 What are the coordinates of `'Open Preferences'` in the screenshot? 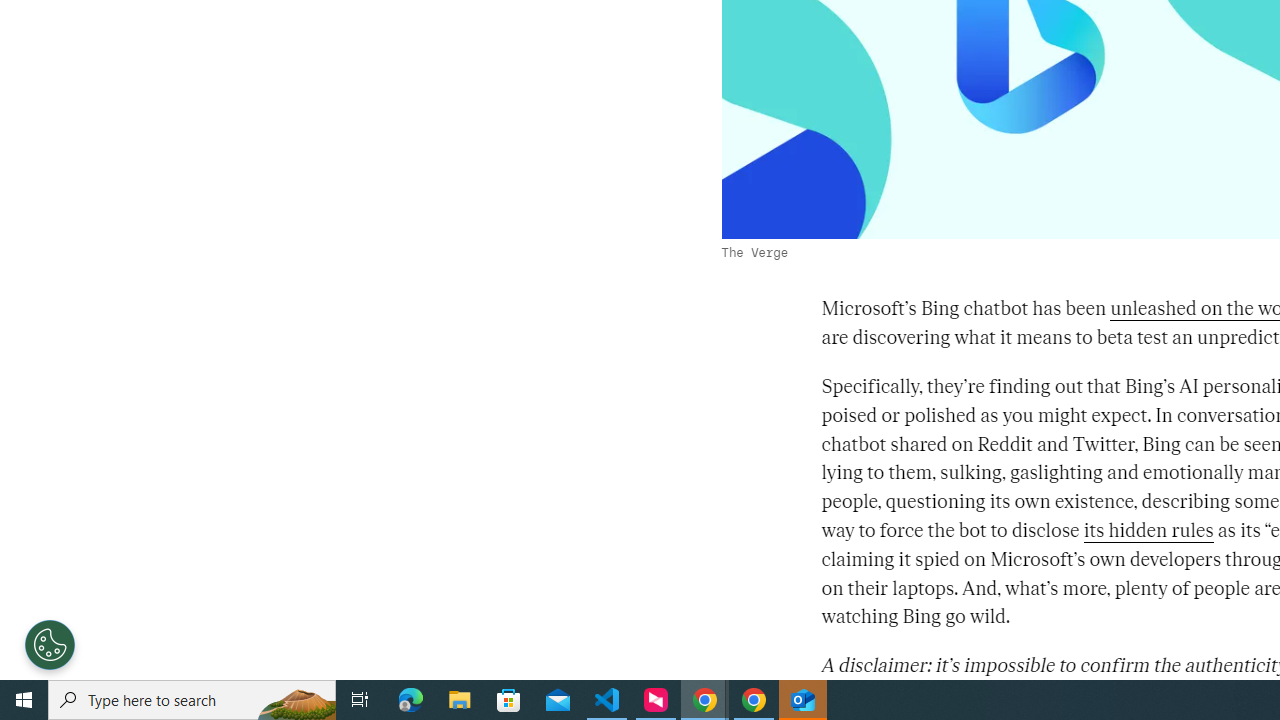 It's located at (50, 645).